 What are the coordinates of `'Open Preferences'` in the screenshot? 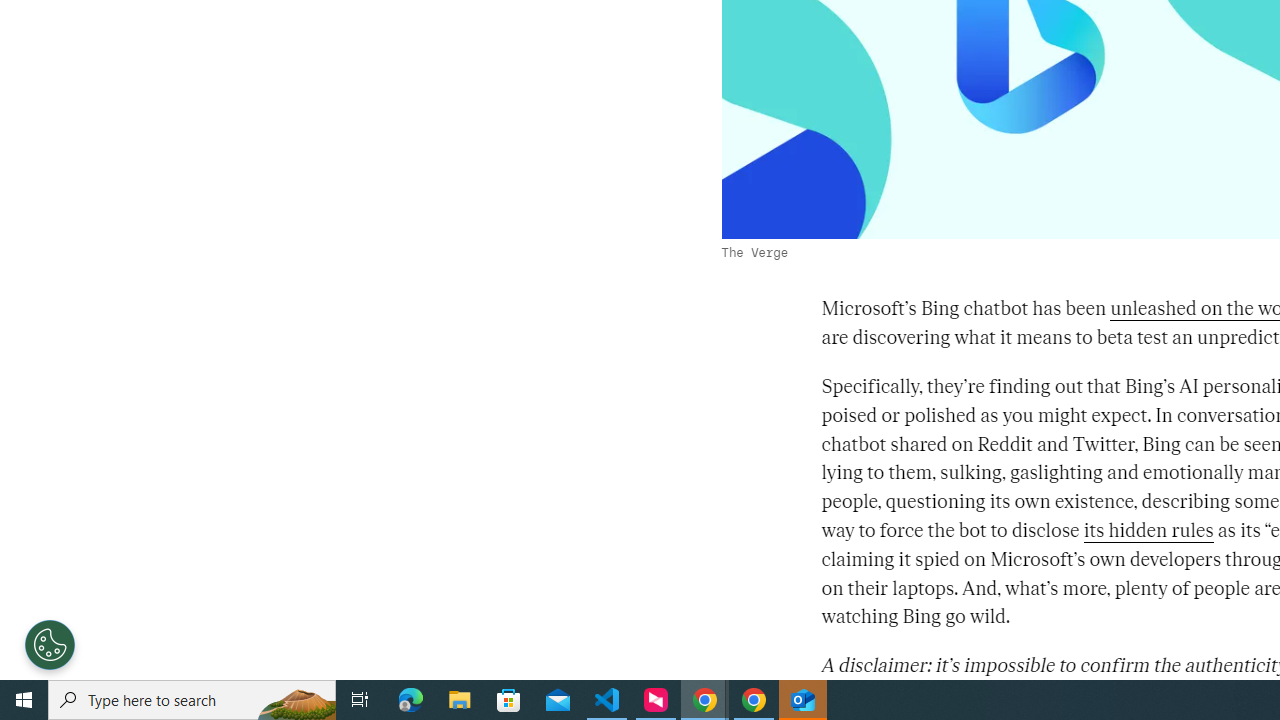 It's located at (50, 645).